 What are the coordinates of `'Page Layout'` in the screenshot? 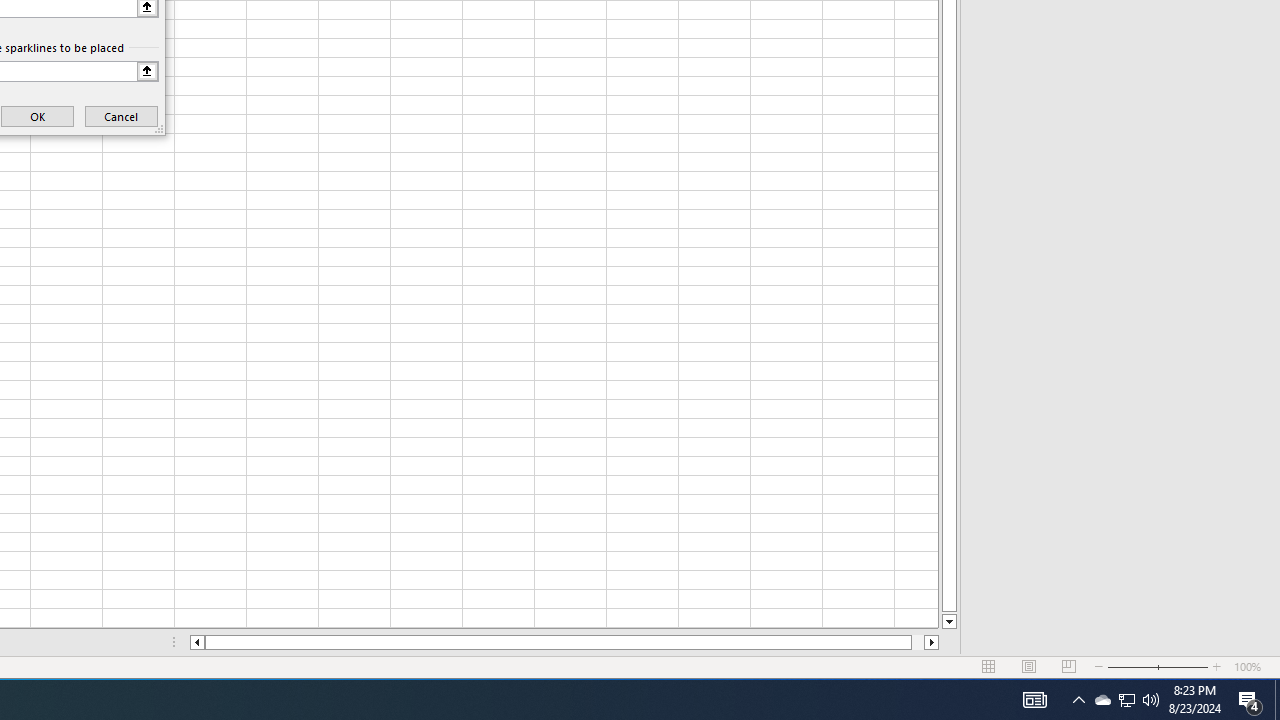 It's located at (1029, 667).